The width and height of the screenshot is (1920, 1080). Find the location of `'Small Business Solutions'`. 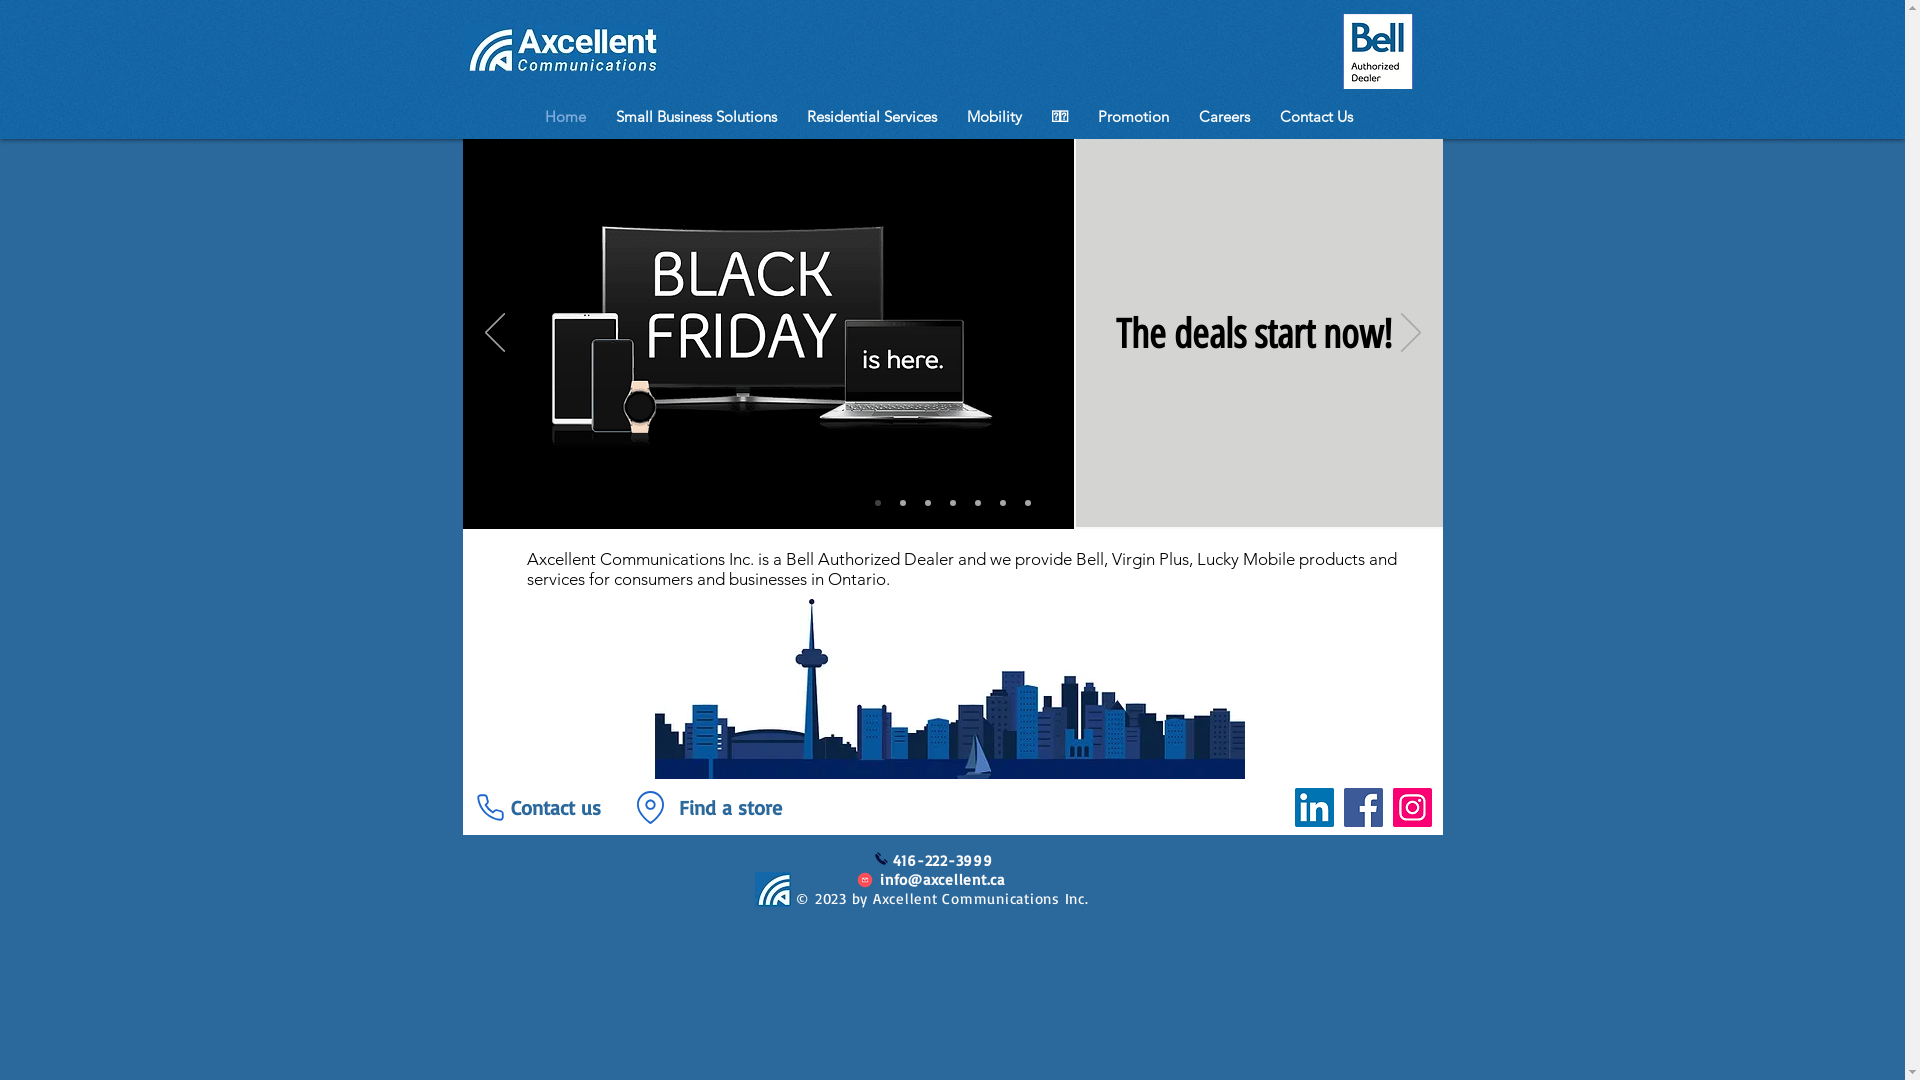

'Small Business Solutions' is located at coordinates (696, 116).